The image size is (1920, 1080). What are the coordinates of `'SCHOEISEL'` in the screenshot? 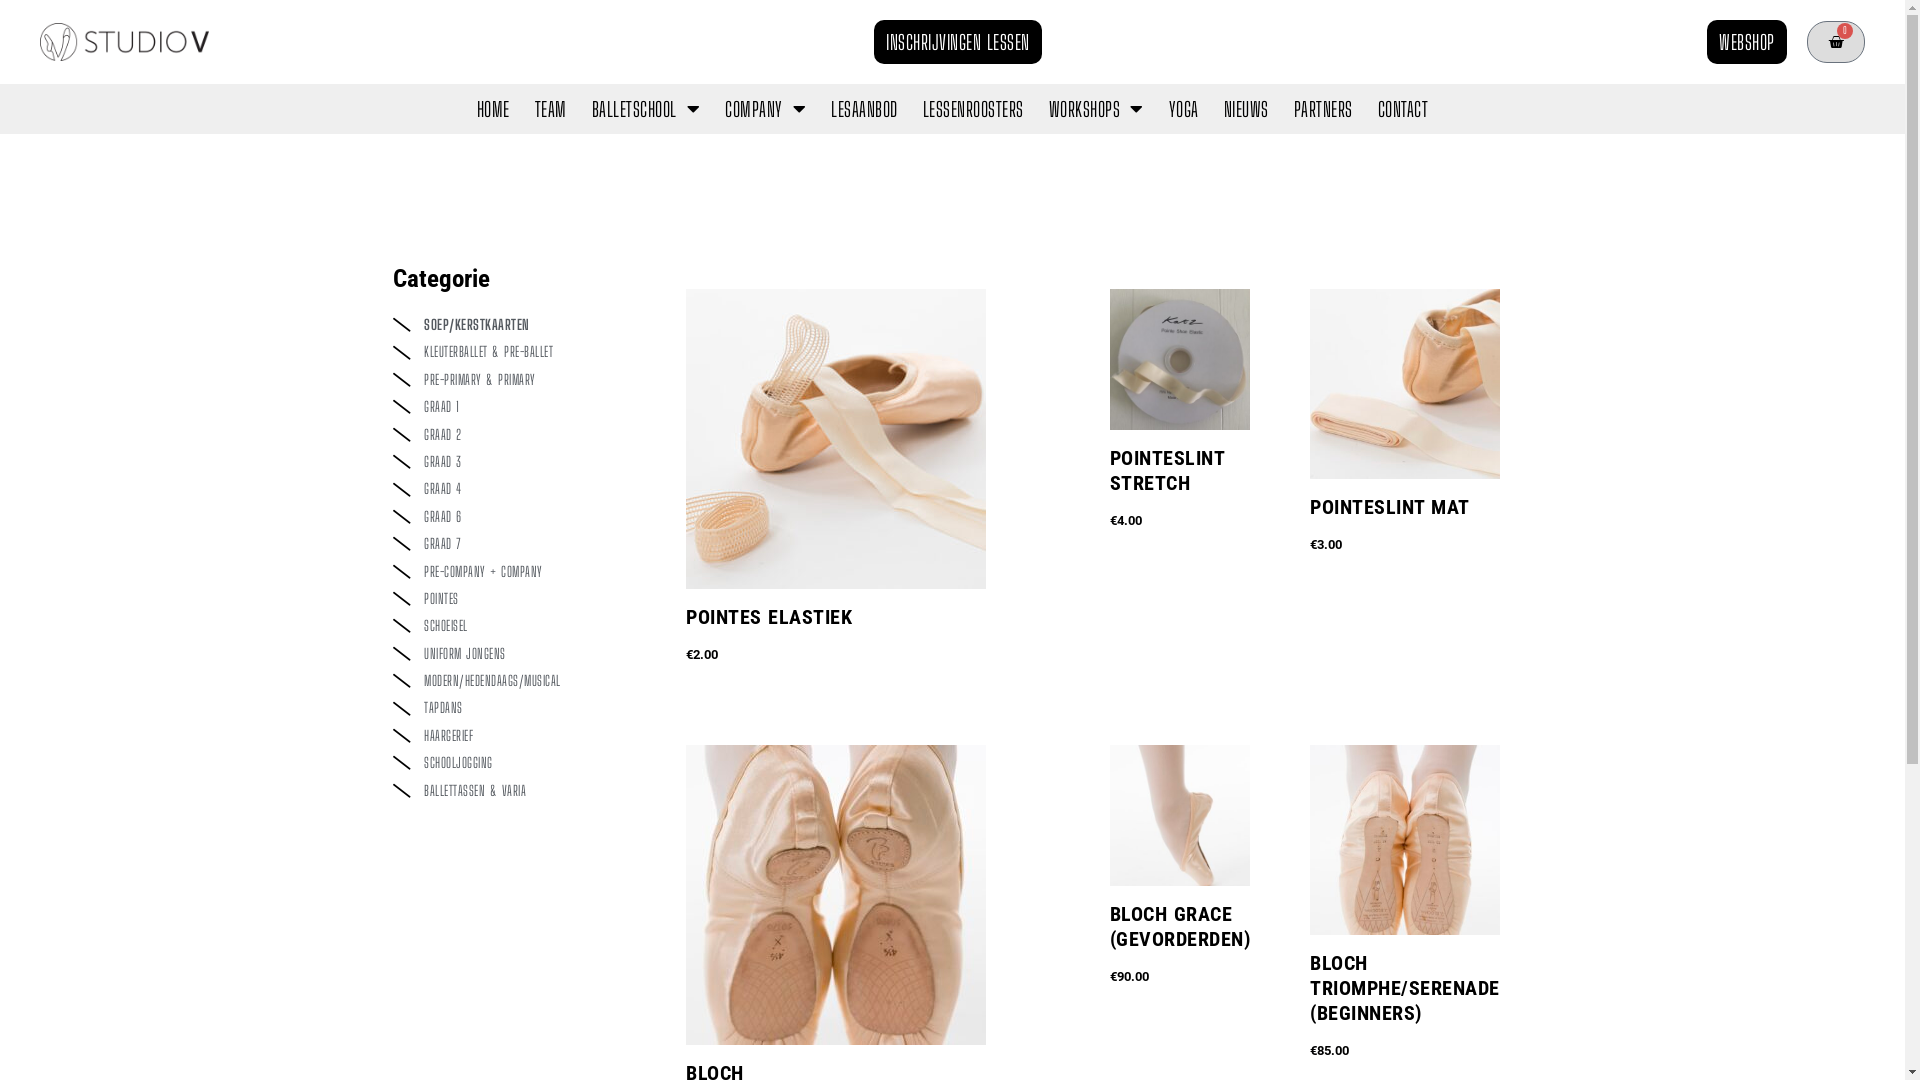 It's located at (518, 624).